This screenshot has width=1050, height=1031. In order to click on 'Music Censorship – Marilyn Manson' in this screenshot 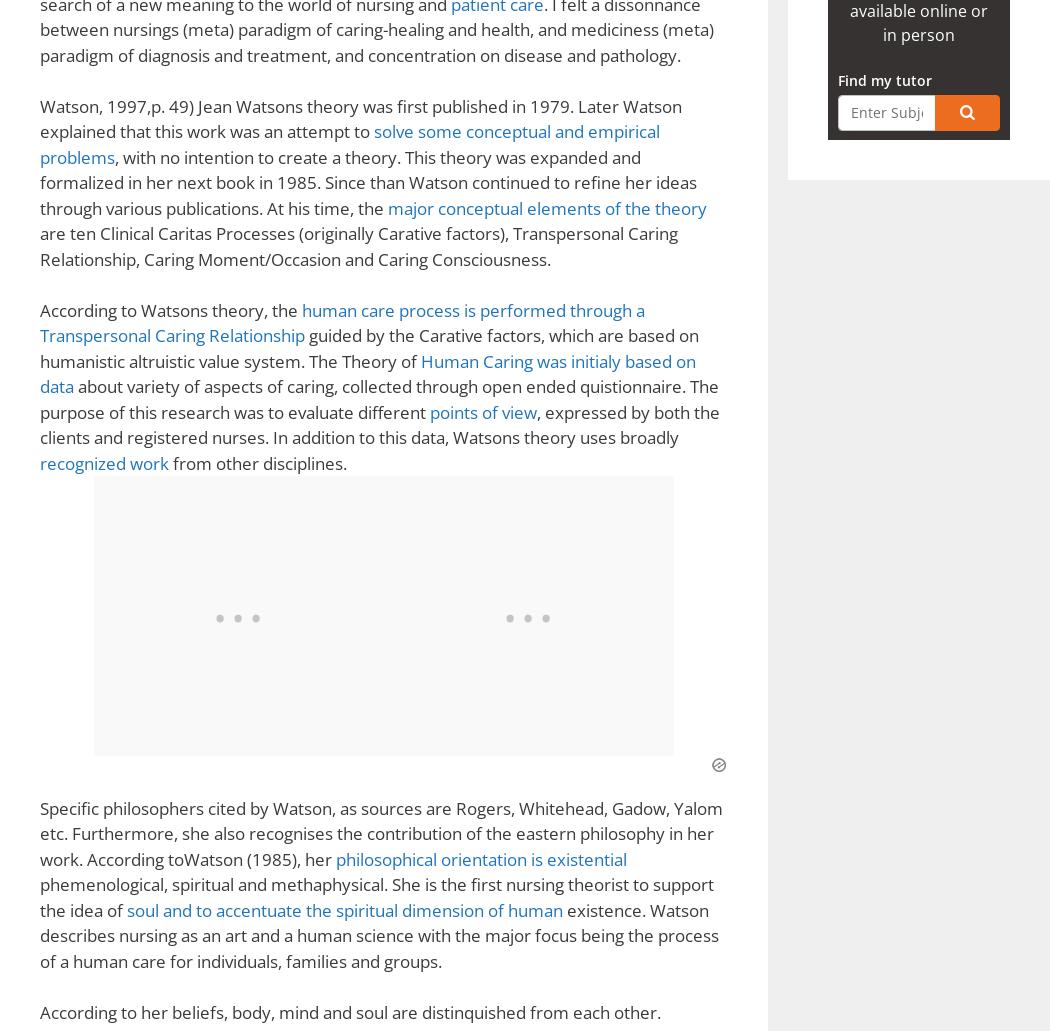, I will do `click(183, 335)`.